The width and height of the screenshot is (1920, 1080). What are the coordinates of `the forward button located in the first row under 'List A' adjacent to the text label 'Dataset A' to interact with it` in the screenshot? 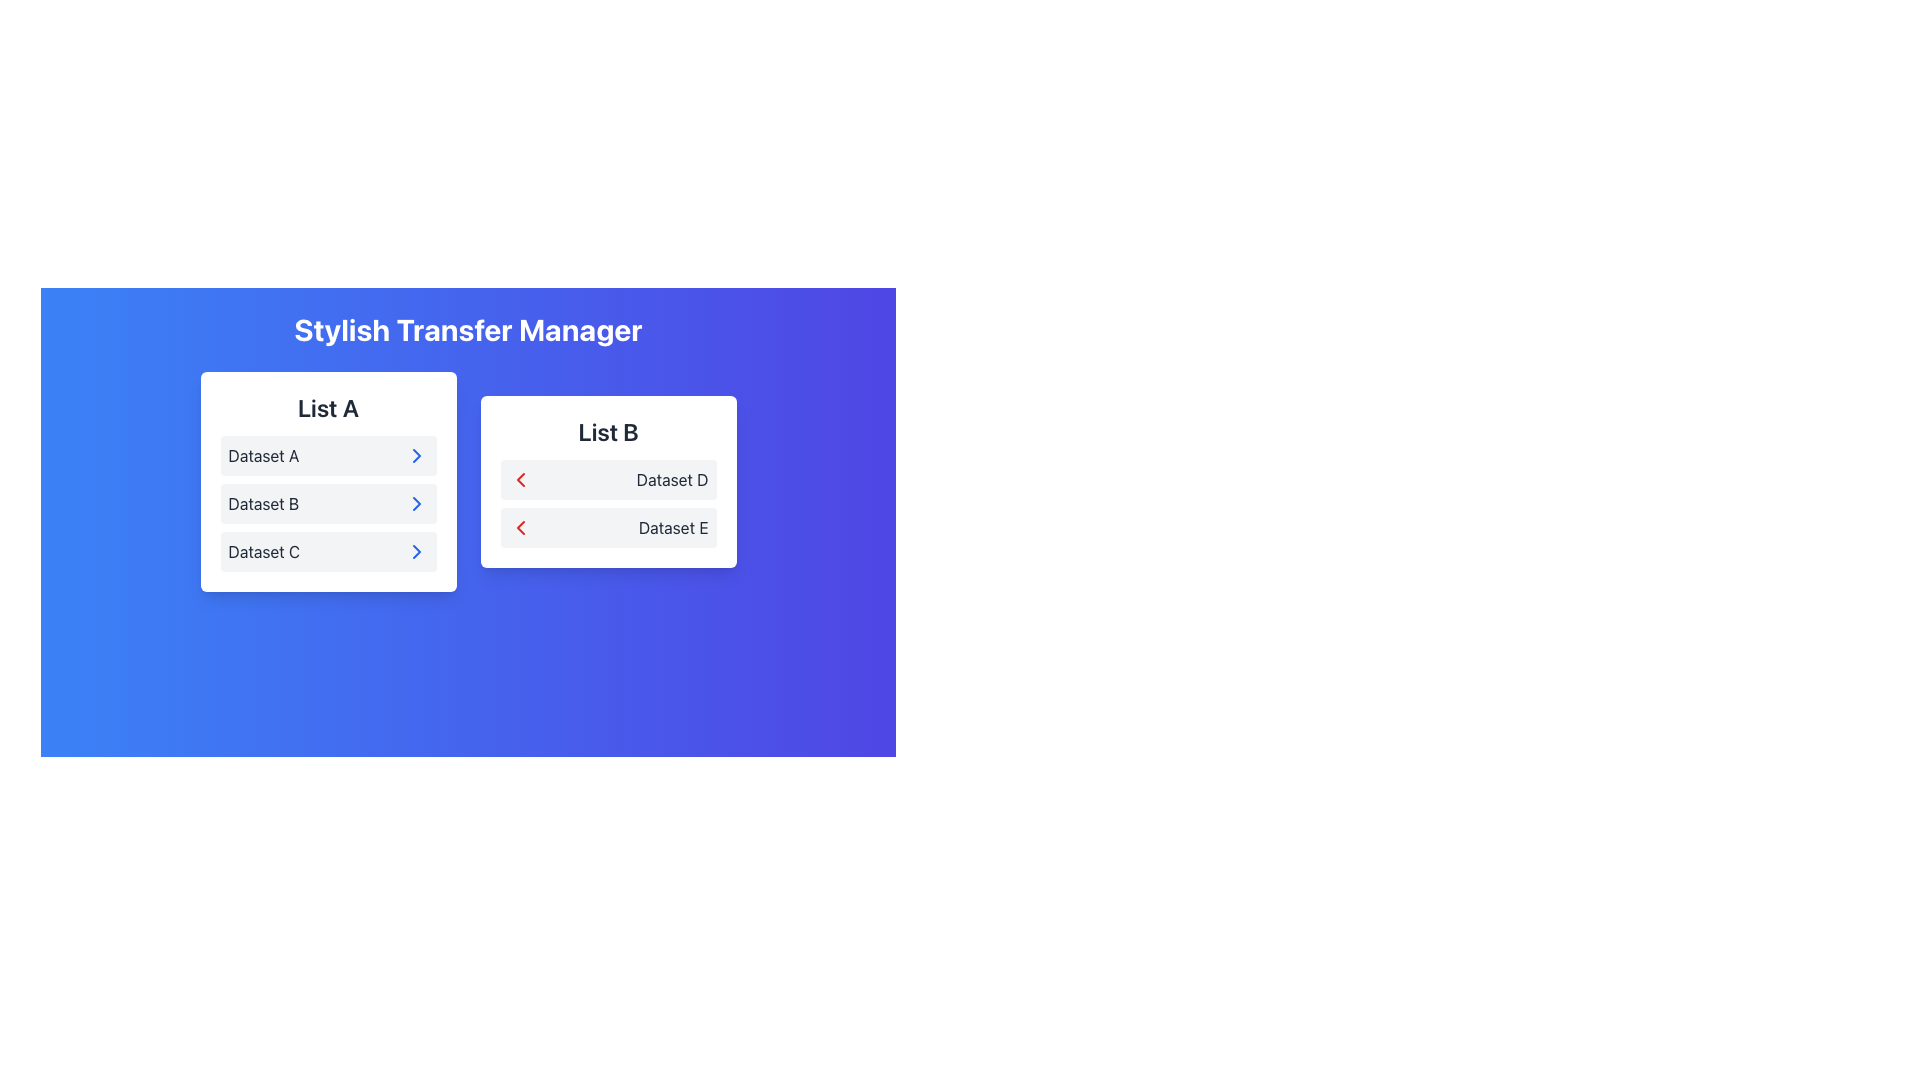 It's located at (415, 455).